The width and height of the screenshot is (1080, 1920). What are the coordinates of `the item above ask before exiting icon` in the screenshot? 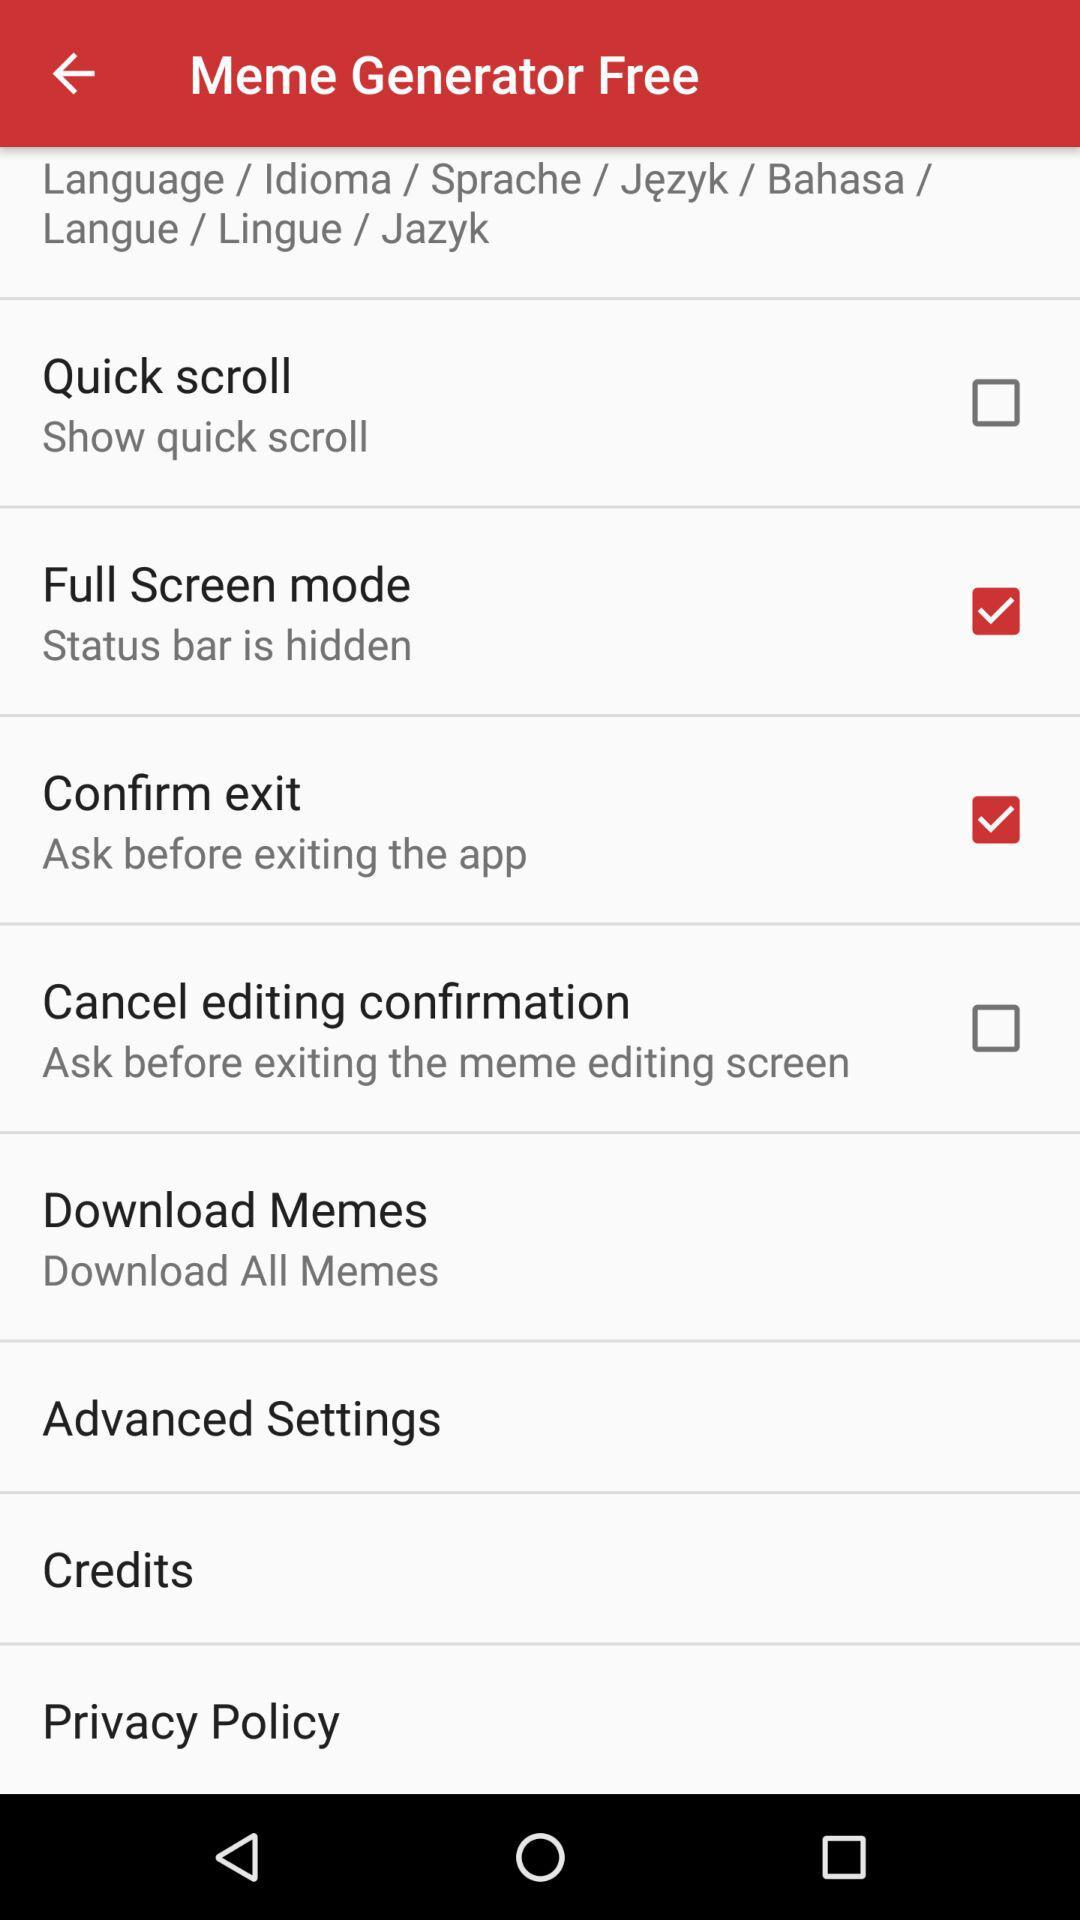 It's located at (170, 790).